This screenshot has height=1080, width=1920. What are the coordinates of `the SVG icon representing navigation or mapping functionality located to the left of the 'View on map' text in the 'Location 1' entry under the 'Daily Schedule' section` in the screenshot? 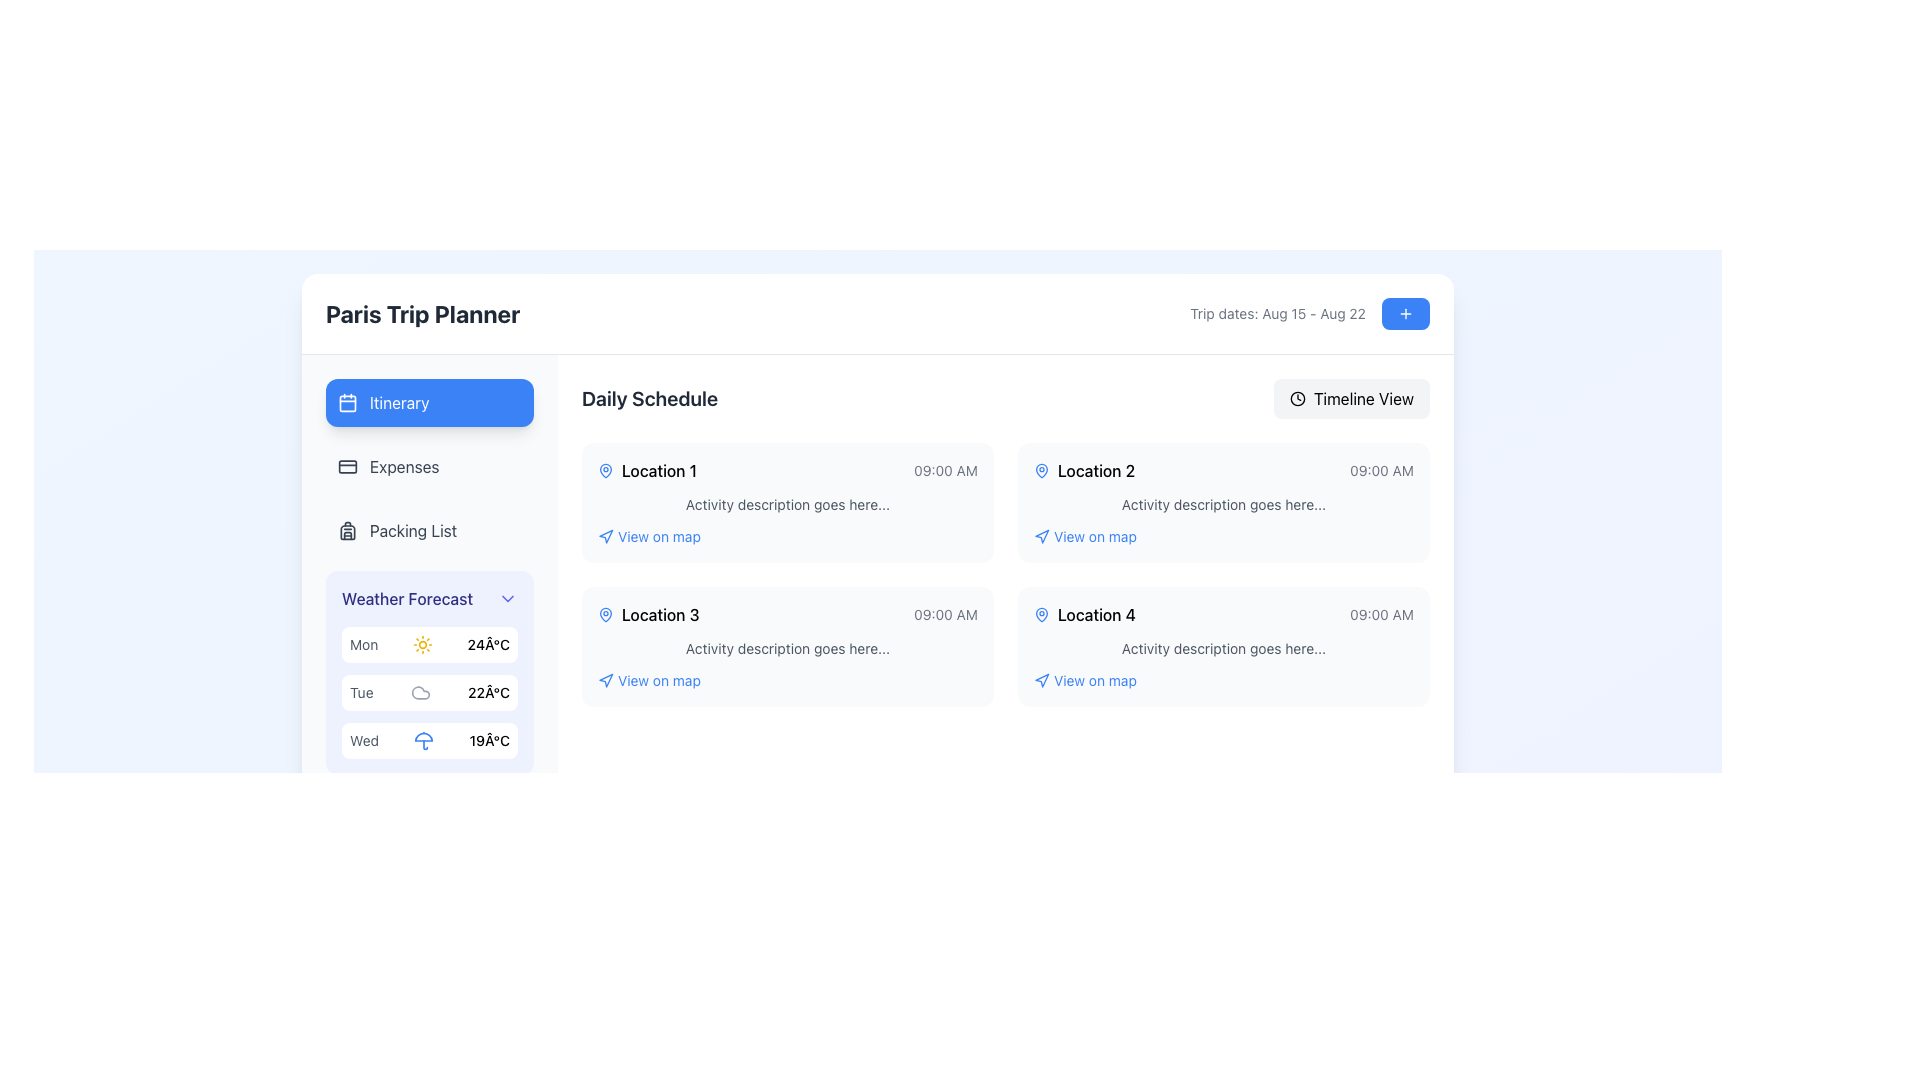 It's located at (604, 535).